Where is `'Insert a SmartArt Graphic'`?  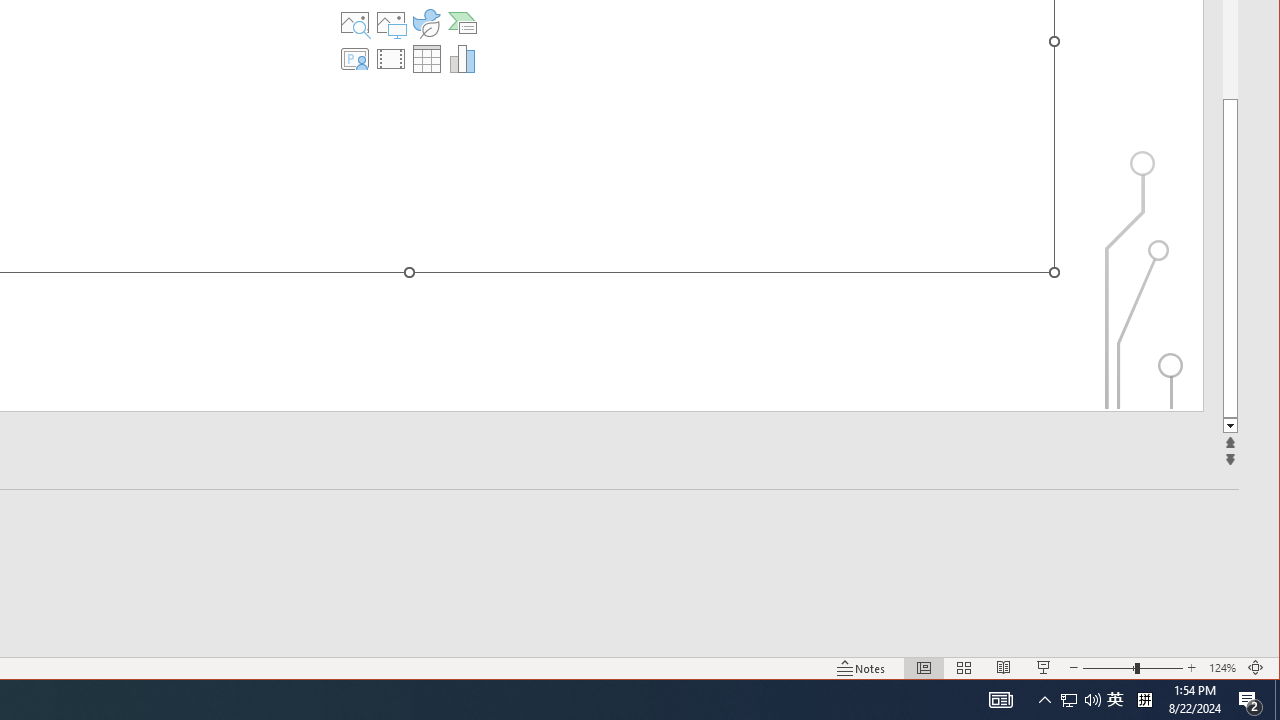 'Insert a SmartArt Graphic' is located at coordinates (461, 23).